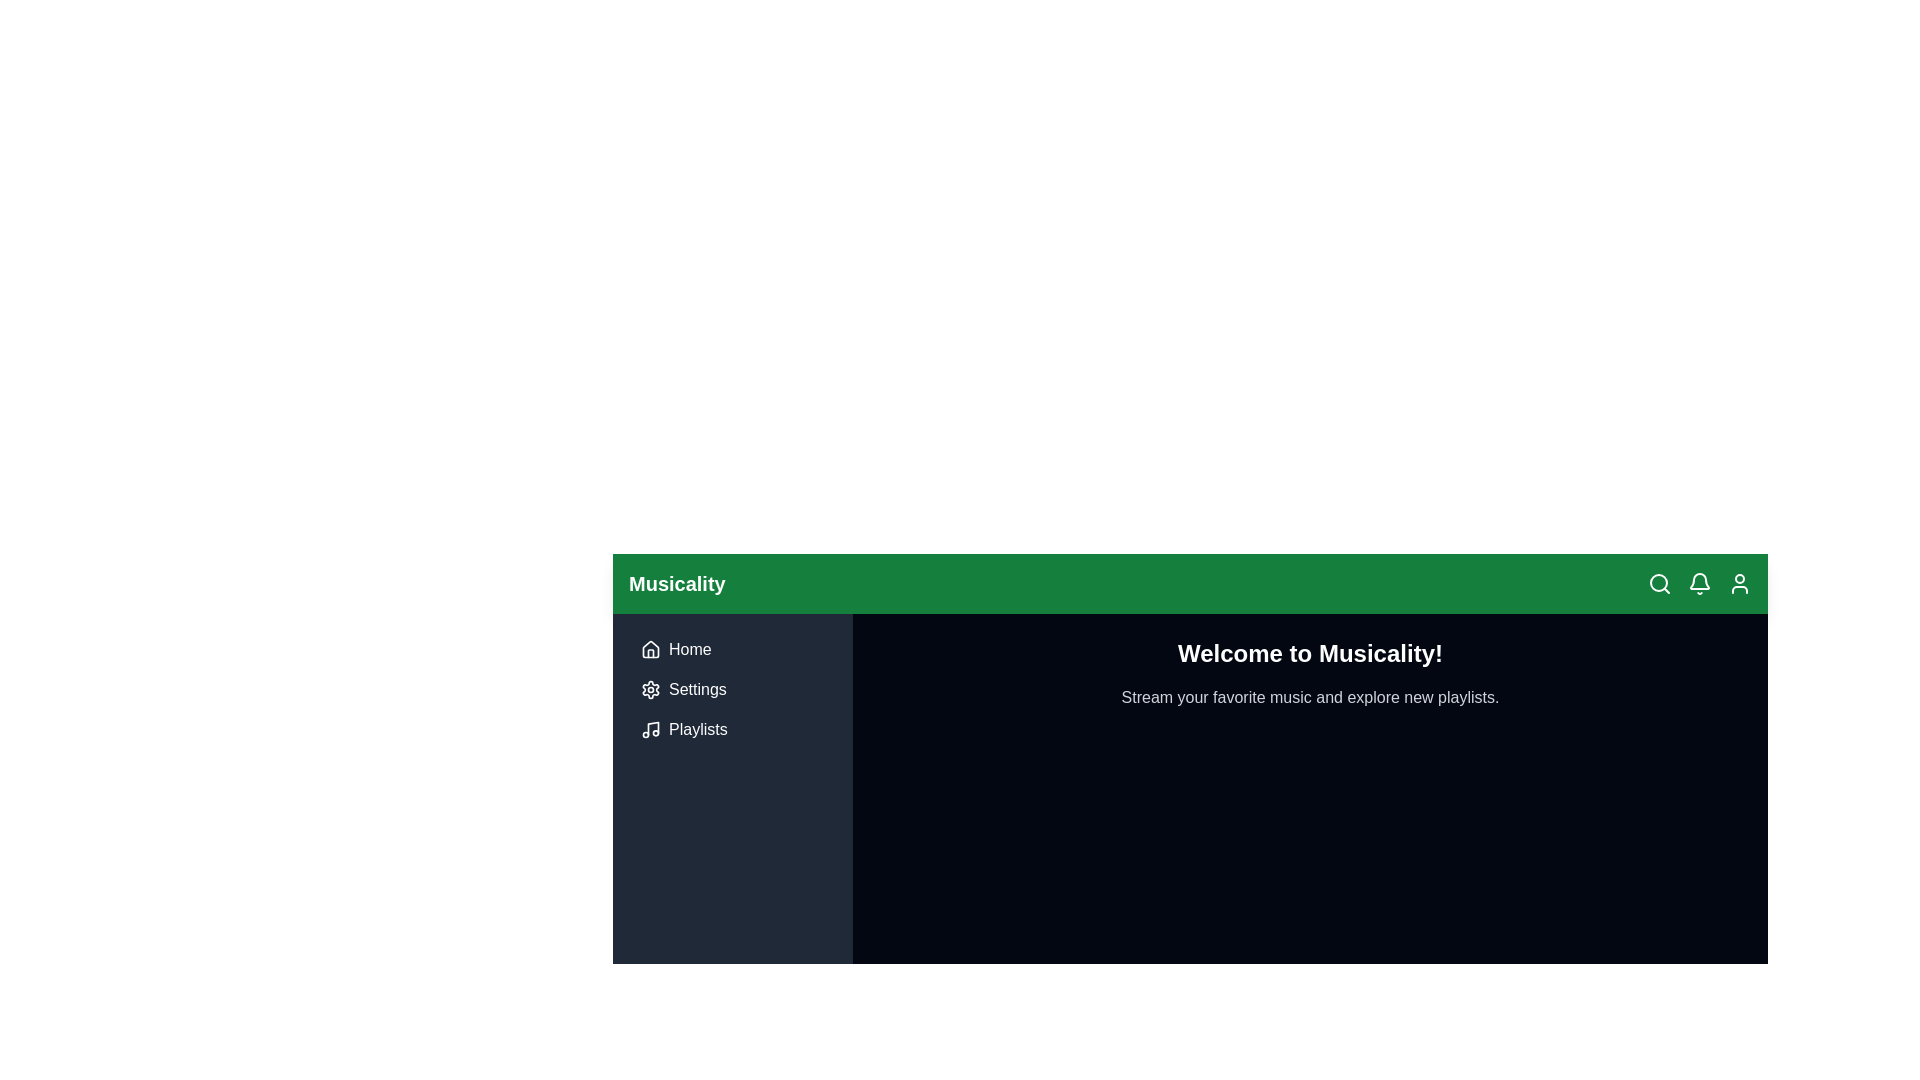 The height and width of the screenshot is (1080, 1920). What do you see at coordinates (651, 648) in the screenshot?
I see `the 'Home' icon located in the top-left corner of the sidebar navigation menu` at bounding box center [651, 648].